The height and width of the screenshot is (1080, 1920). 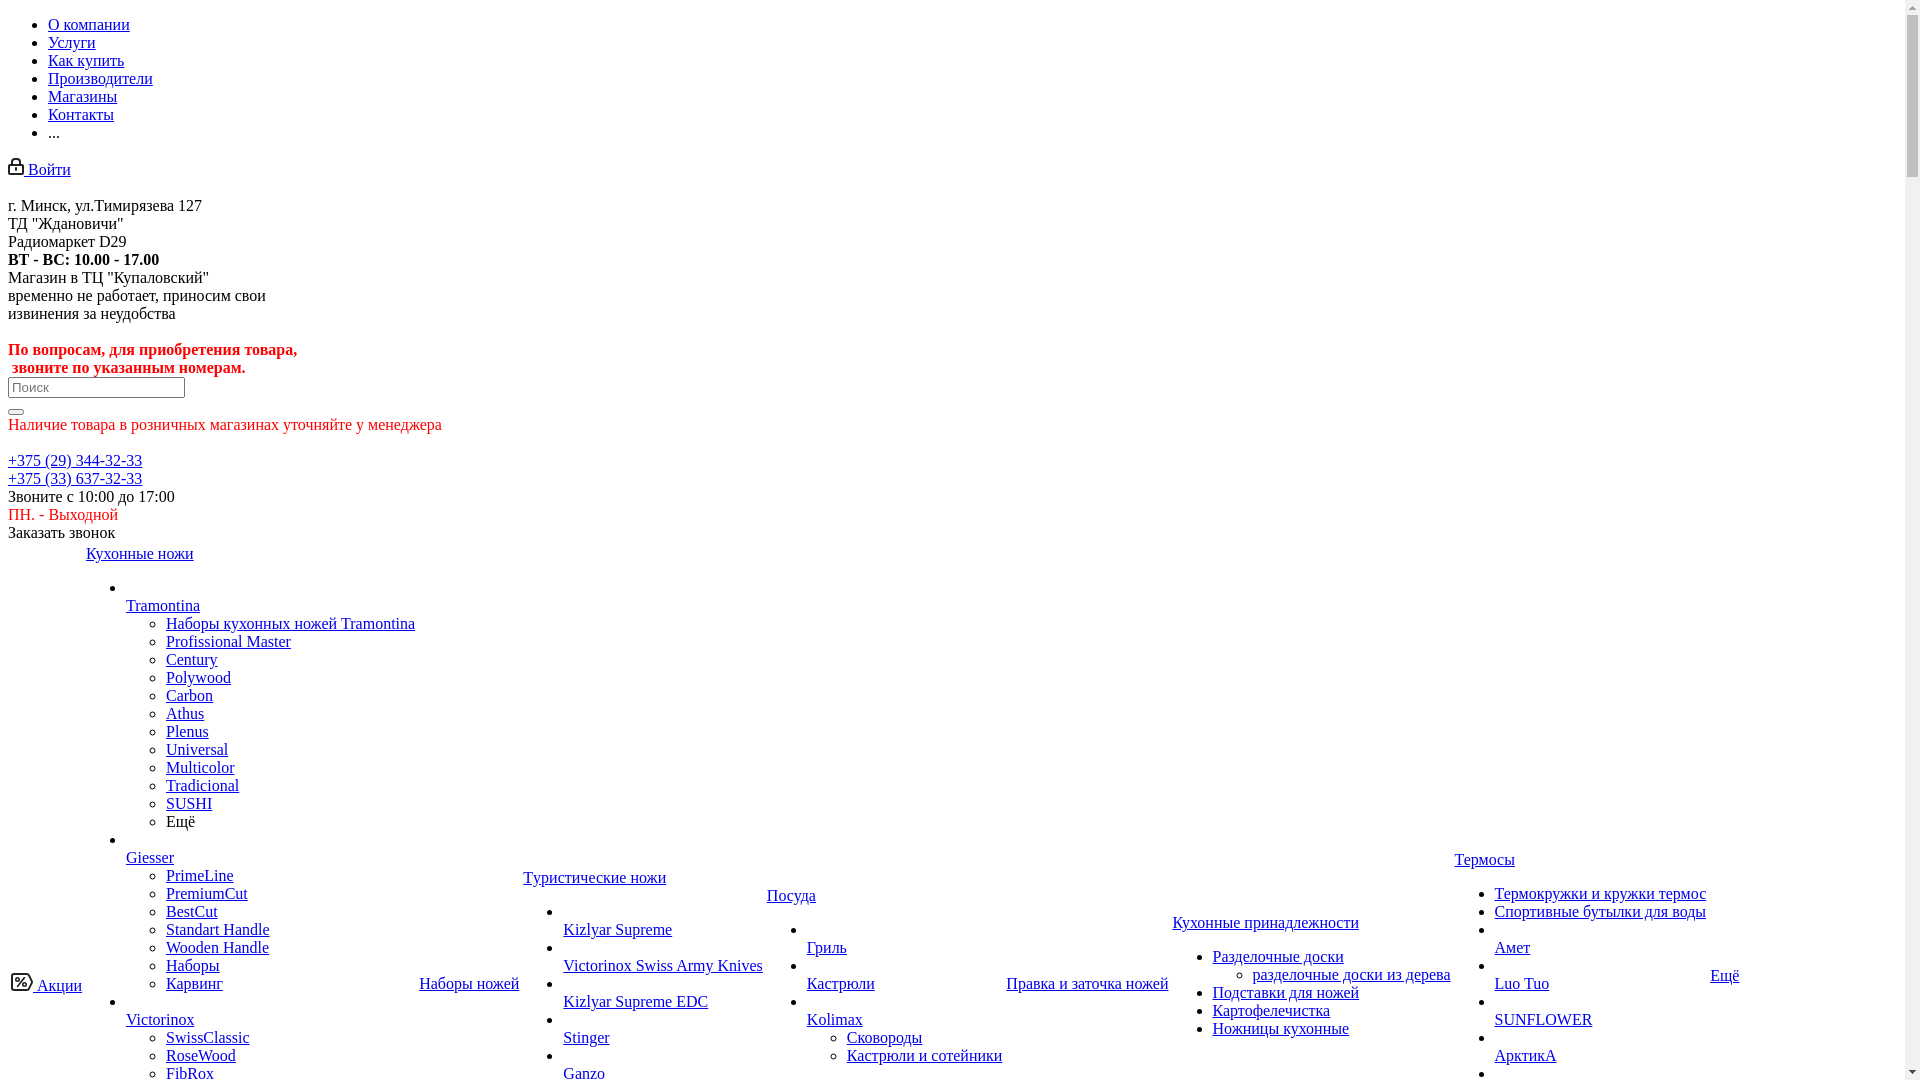 I want to click on 'Carbon', so click(x=189, y=694).